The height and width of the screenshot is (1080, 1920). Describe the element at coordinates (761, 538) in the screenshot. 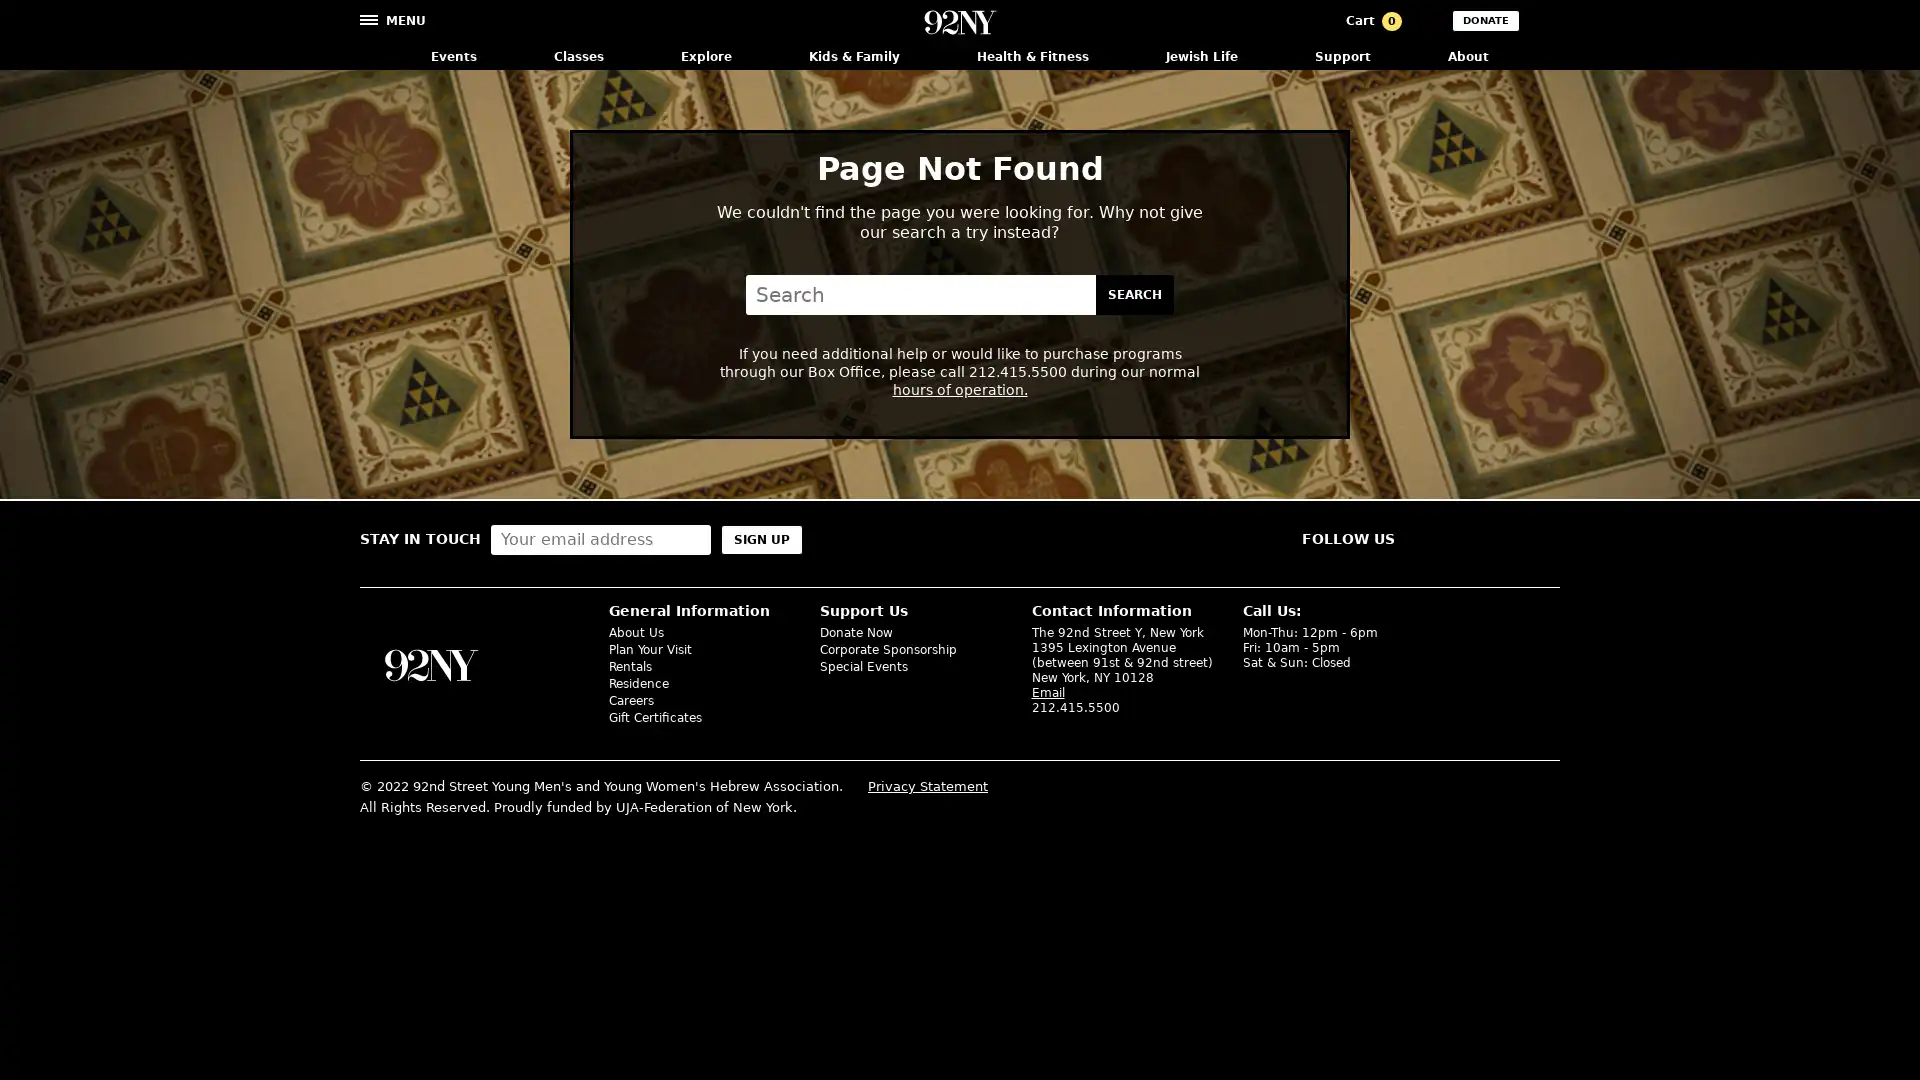

I see `Sign Up` at that location.